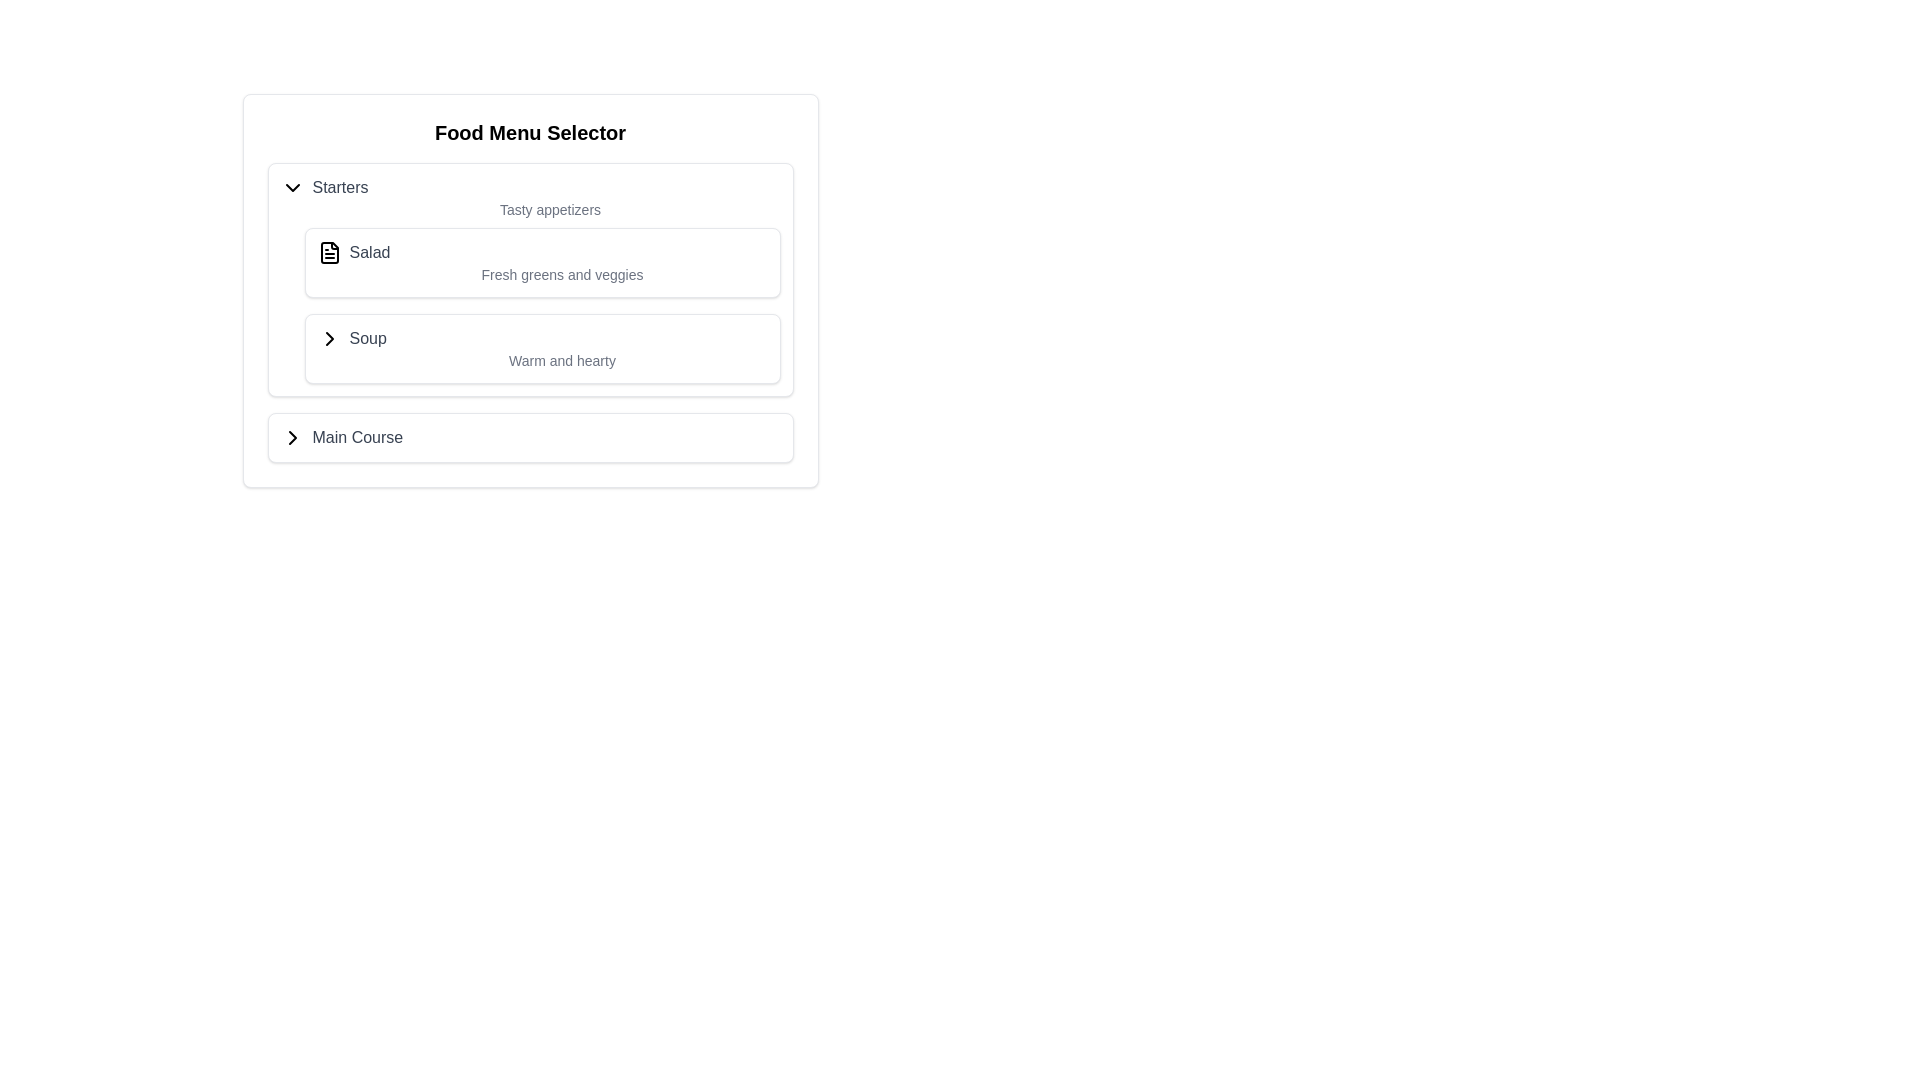 This screenshot has width=1920, height=1080. Describe the element at coordinates (329, 252) in the screenshot. I see `the 'Salad' icon in the 'Starters' section of the 'Food Menu Selector'` at that location.